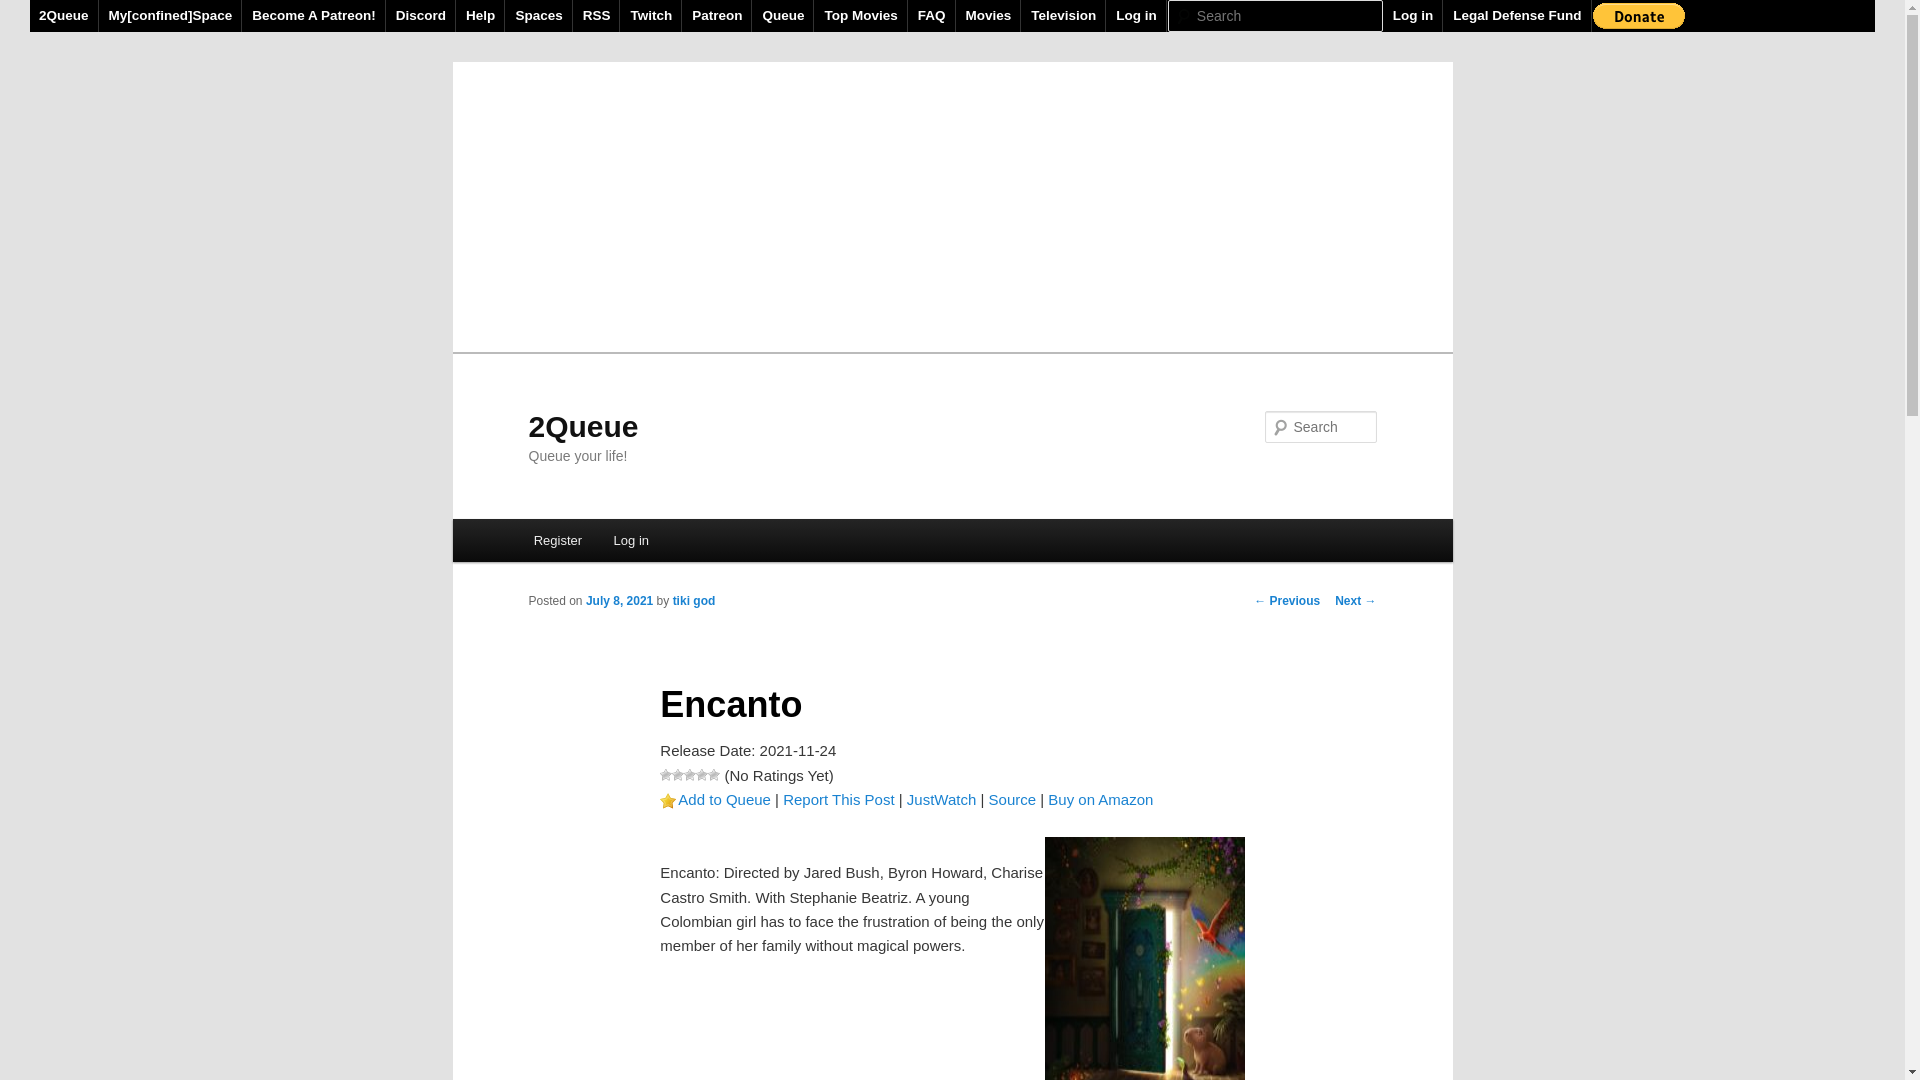 The image size is (1920, 1080). What do you see at coordinates (838, 798) in the screenshot?
I see `'Report This Post'` at bounding box center [838, 798].